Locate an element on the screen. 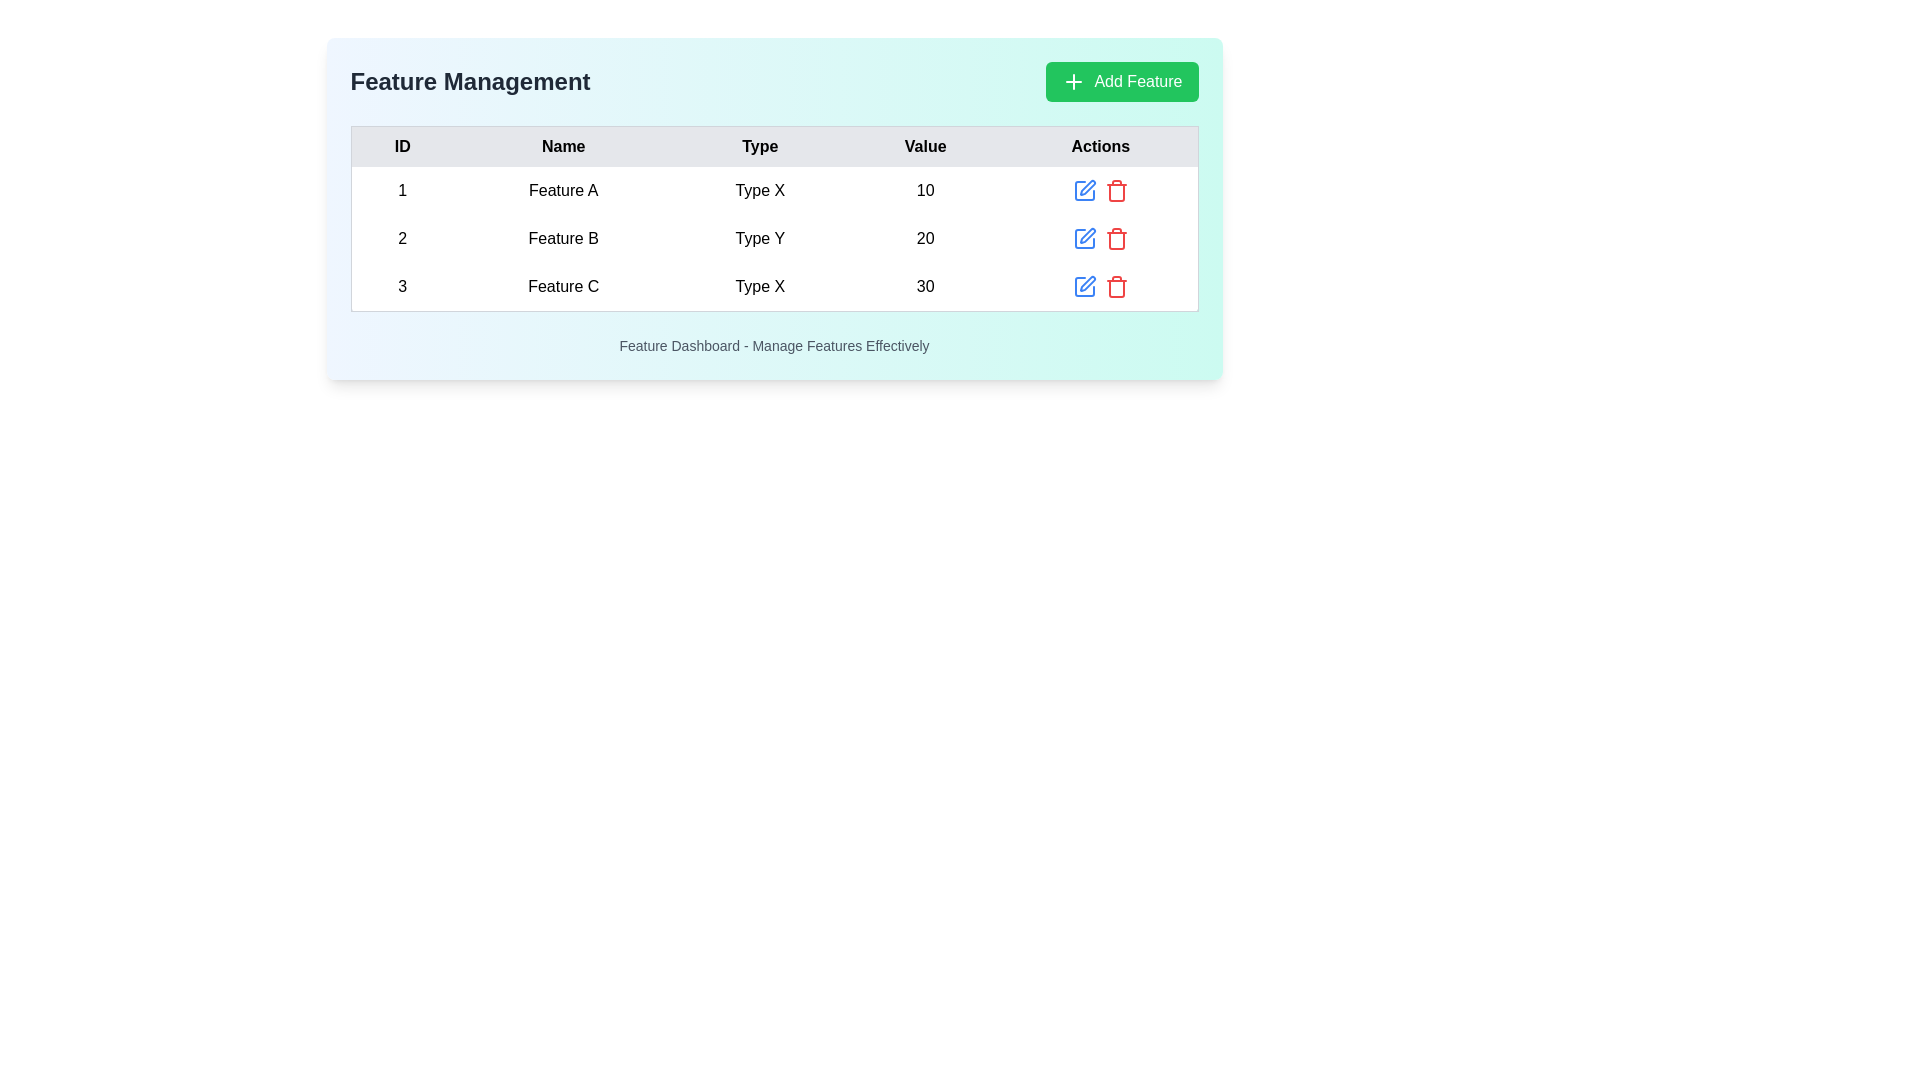 The image size is (1920, 1080). the icon resembling a pen within the 'Actions' column of the first feature entry in the 'Feature Management' table to initiate editing the feature is located at coordinates (1086, 188).